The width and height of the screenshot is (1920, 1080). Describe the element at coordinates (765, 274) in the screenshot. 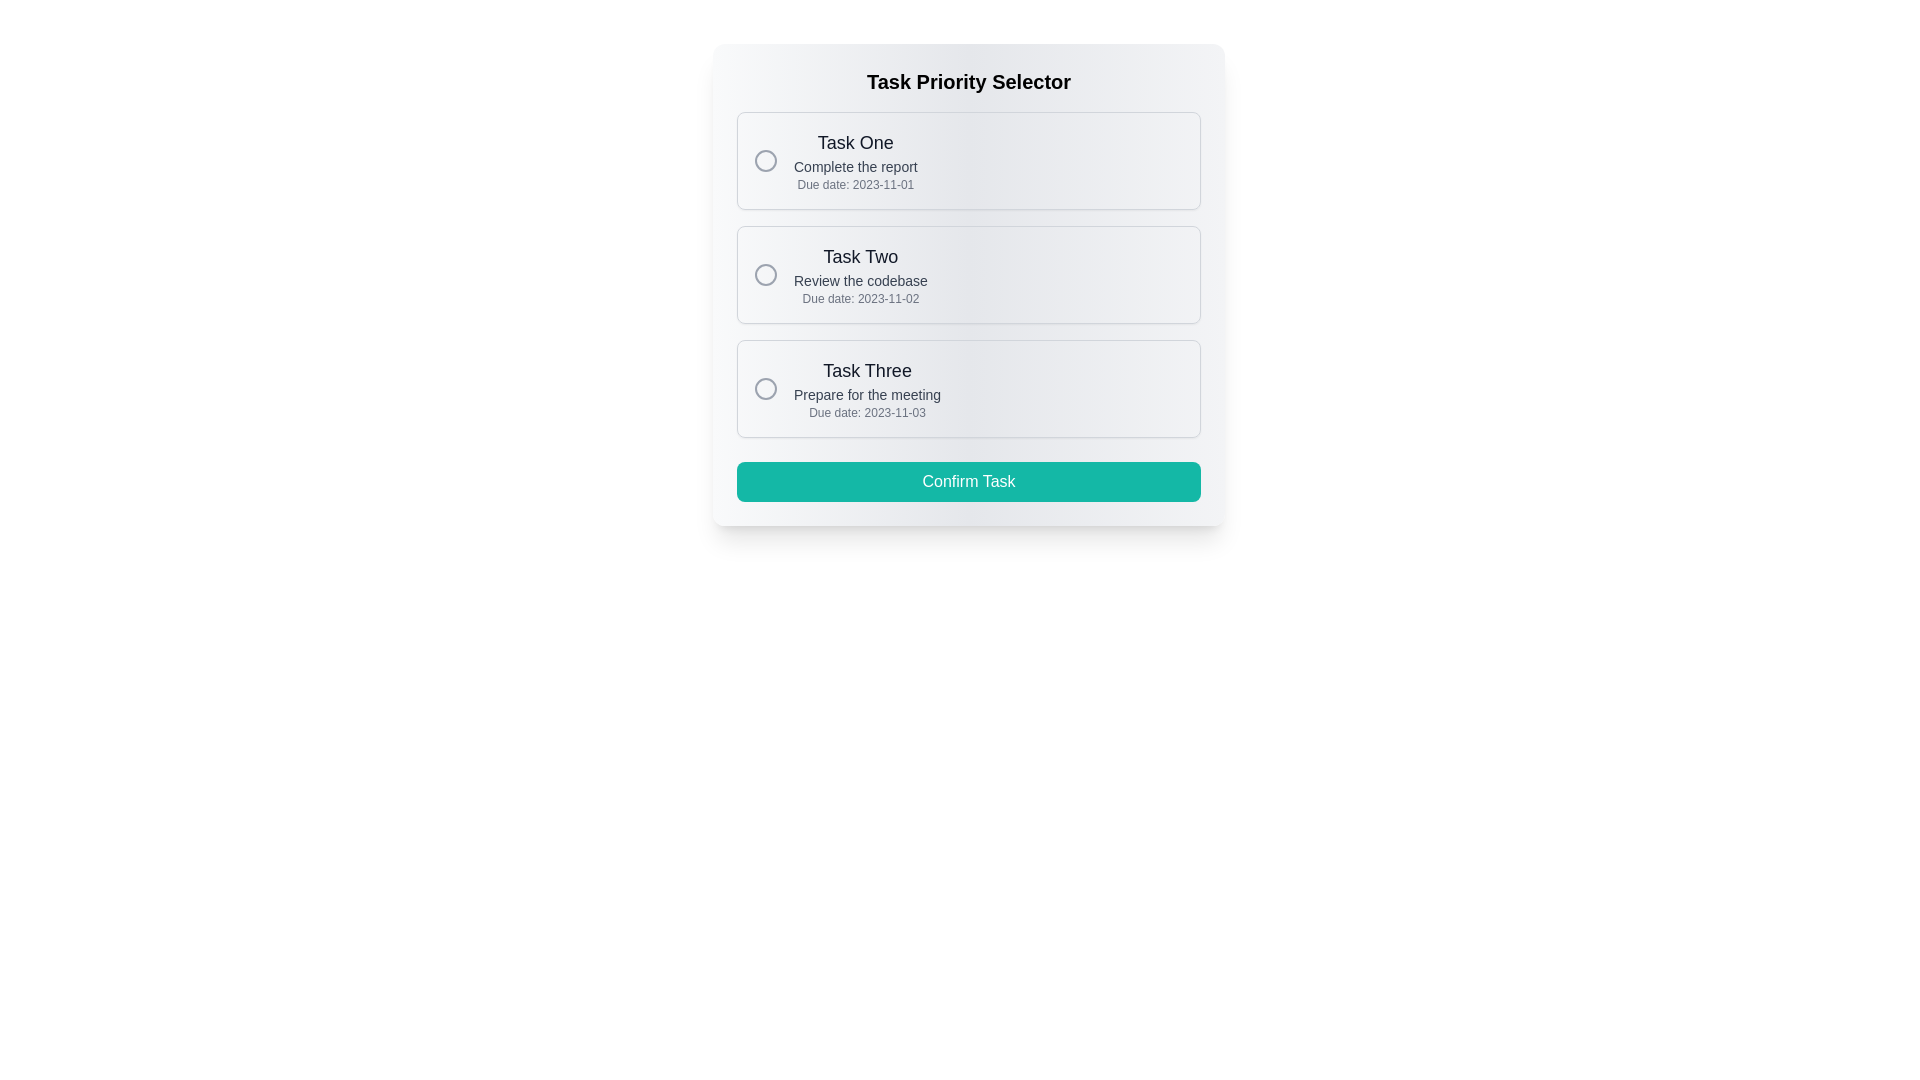

I see `the radio button to the left of the text 'Task Two'` at that location.